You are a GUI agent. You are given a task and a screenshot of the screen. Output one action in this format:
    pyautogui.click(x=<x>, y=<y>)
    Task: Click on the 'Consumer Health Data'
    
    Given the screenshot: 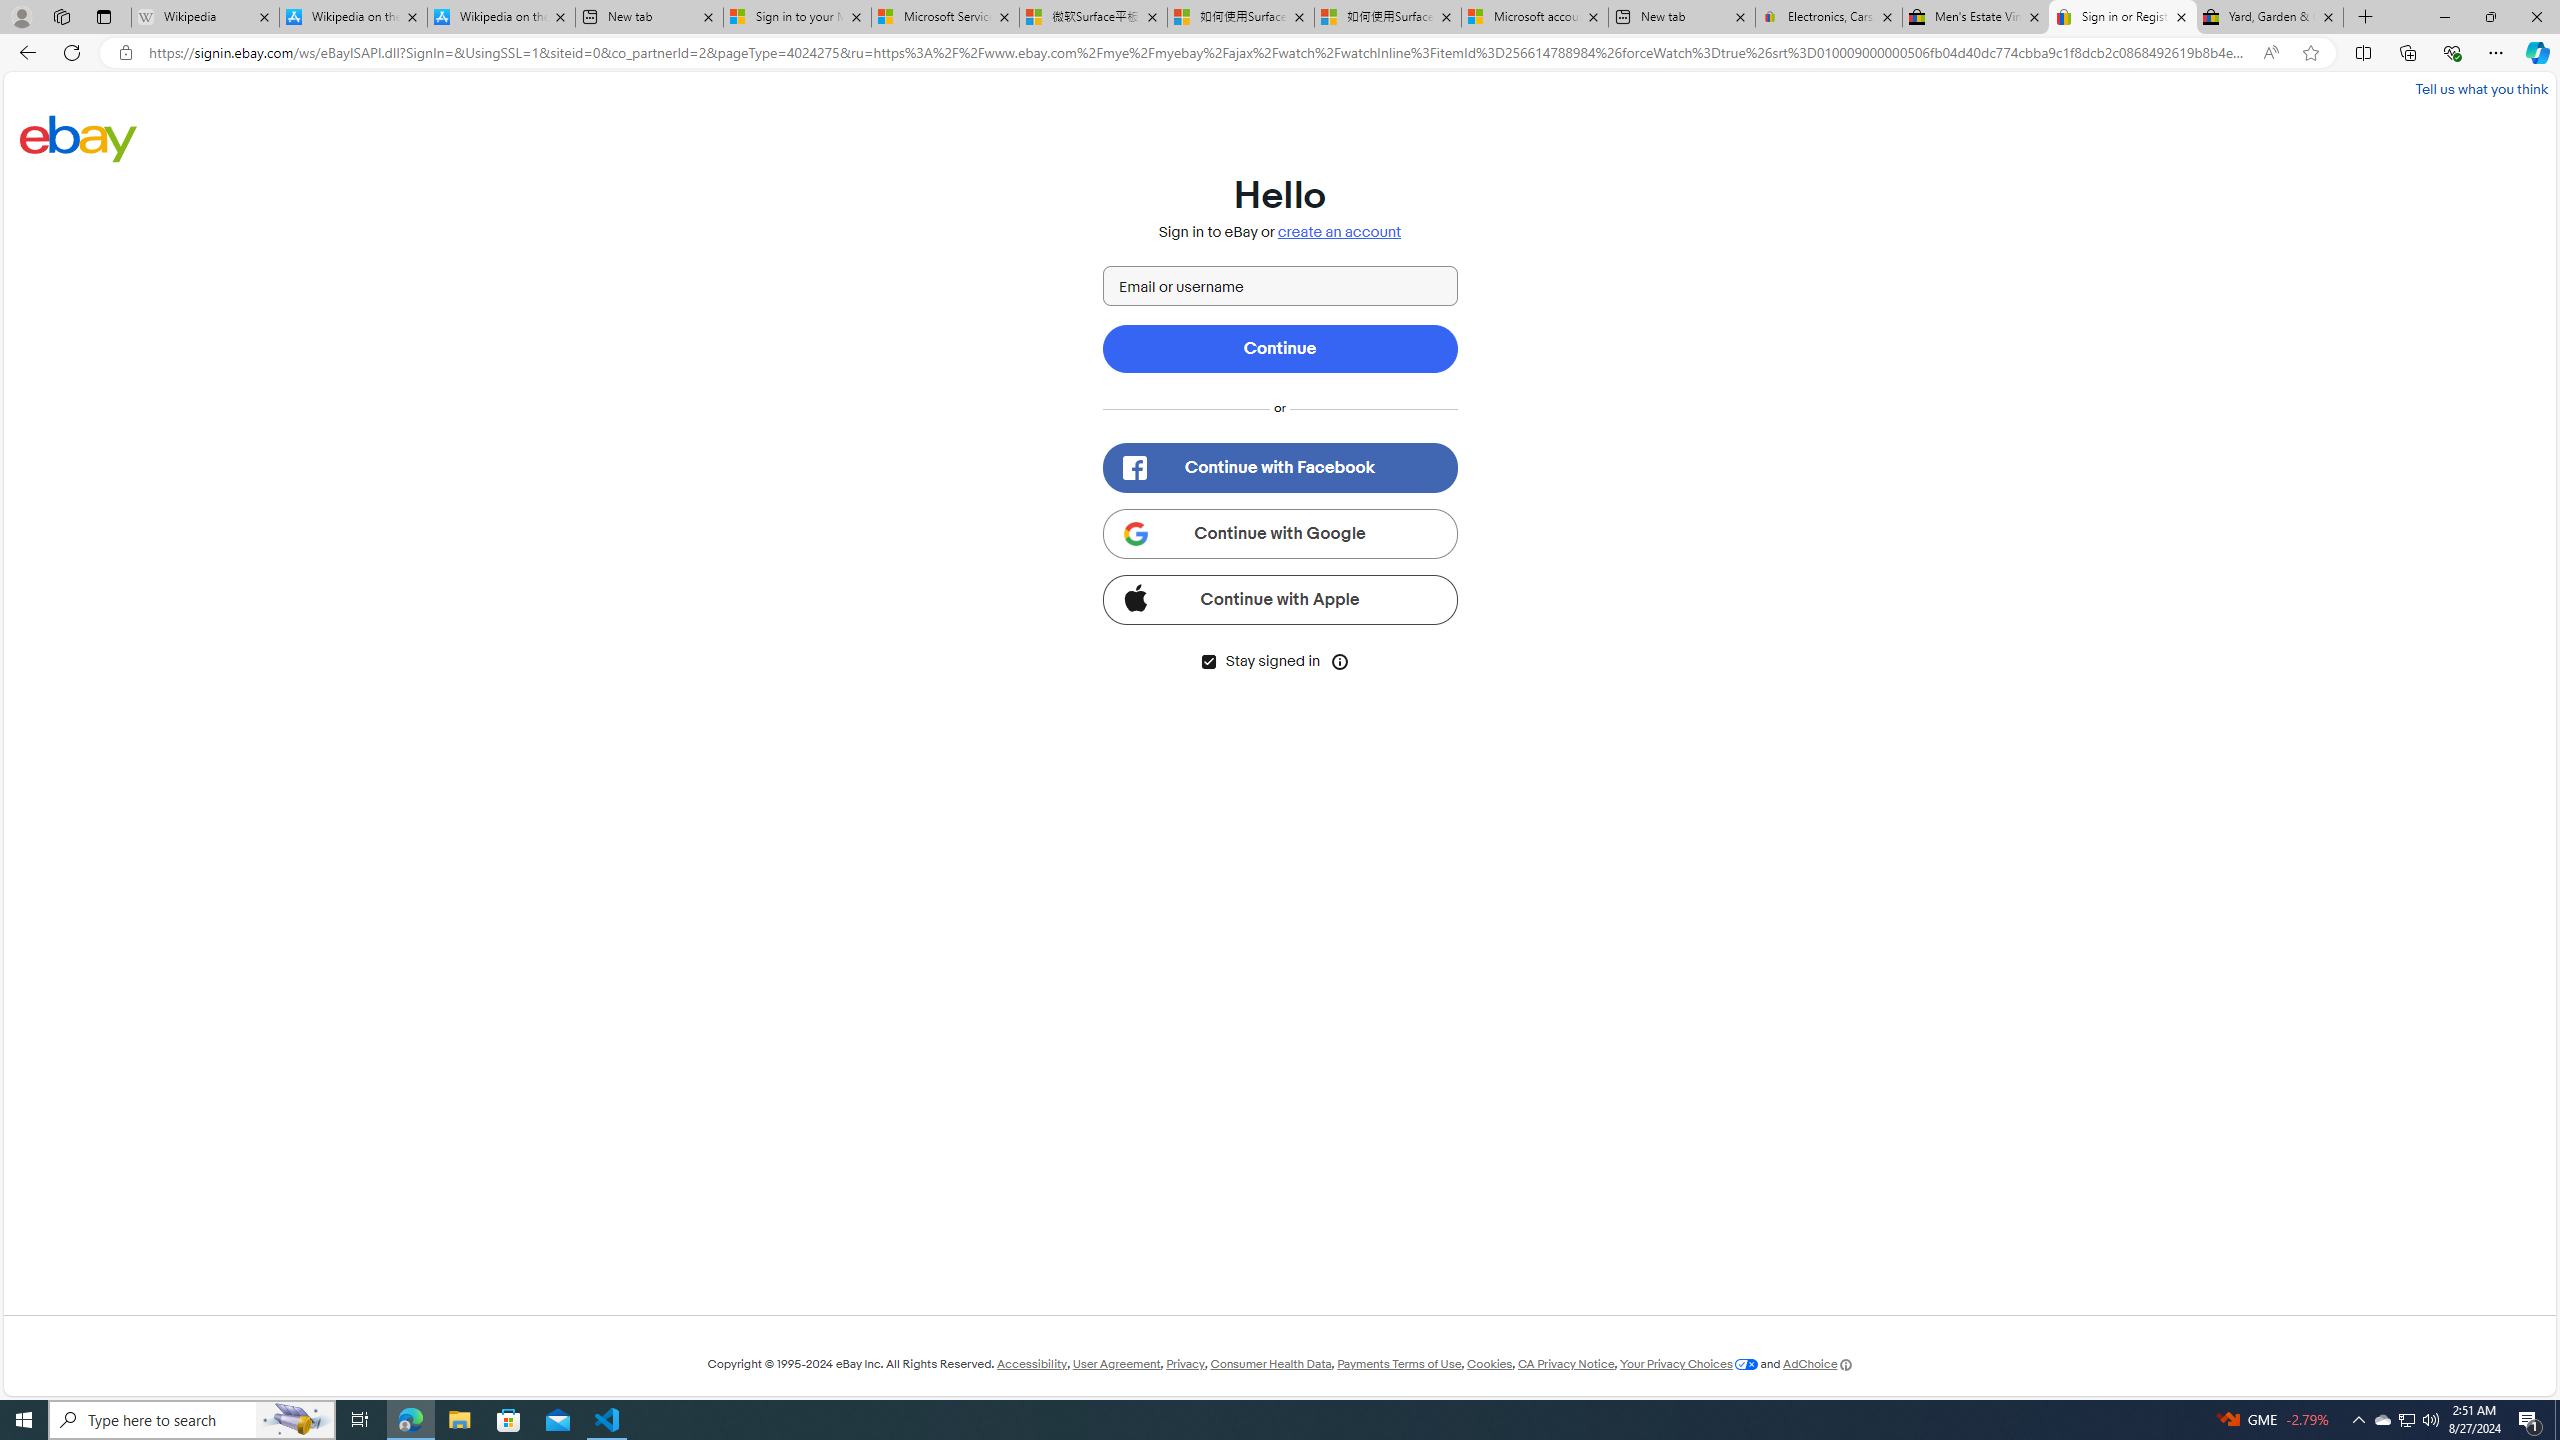 What is the action you would take?
    pyautogui.click(x=1271, y=1363)
    